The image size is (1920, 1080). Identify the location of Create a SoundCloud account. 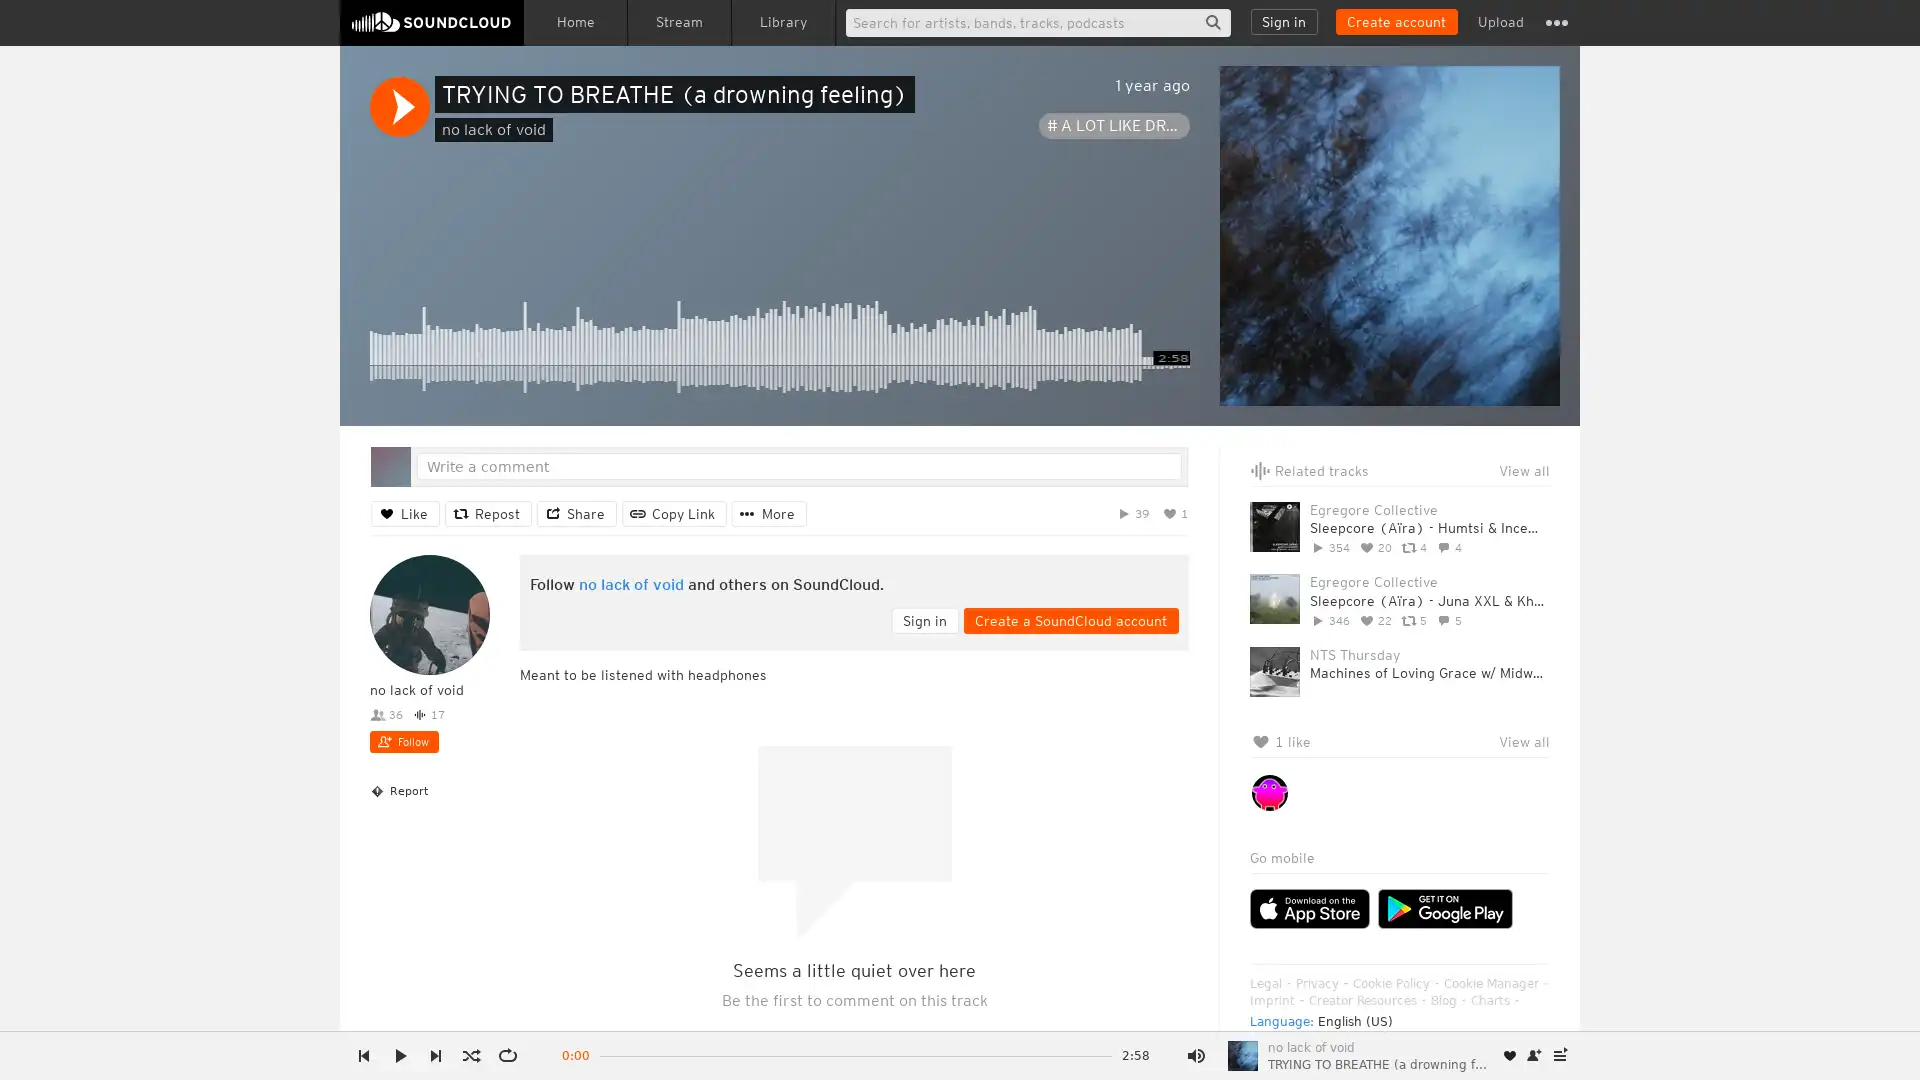
(1395, 22).